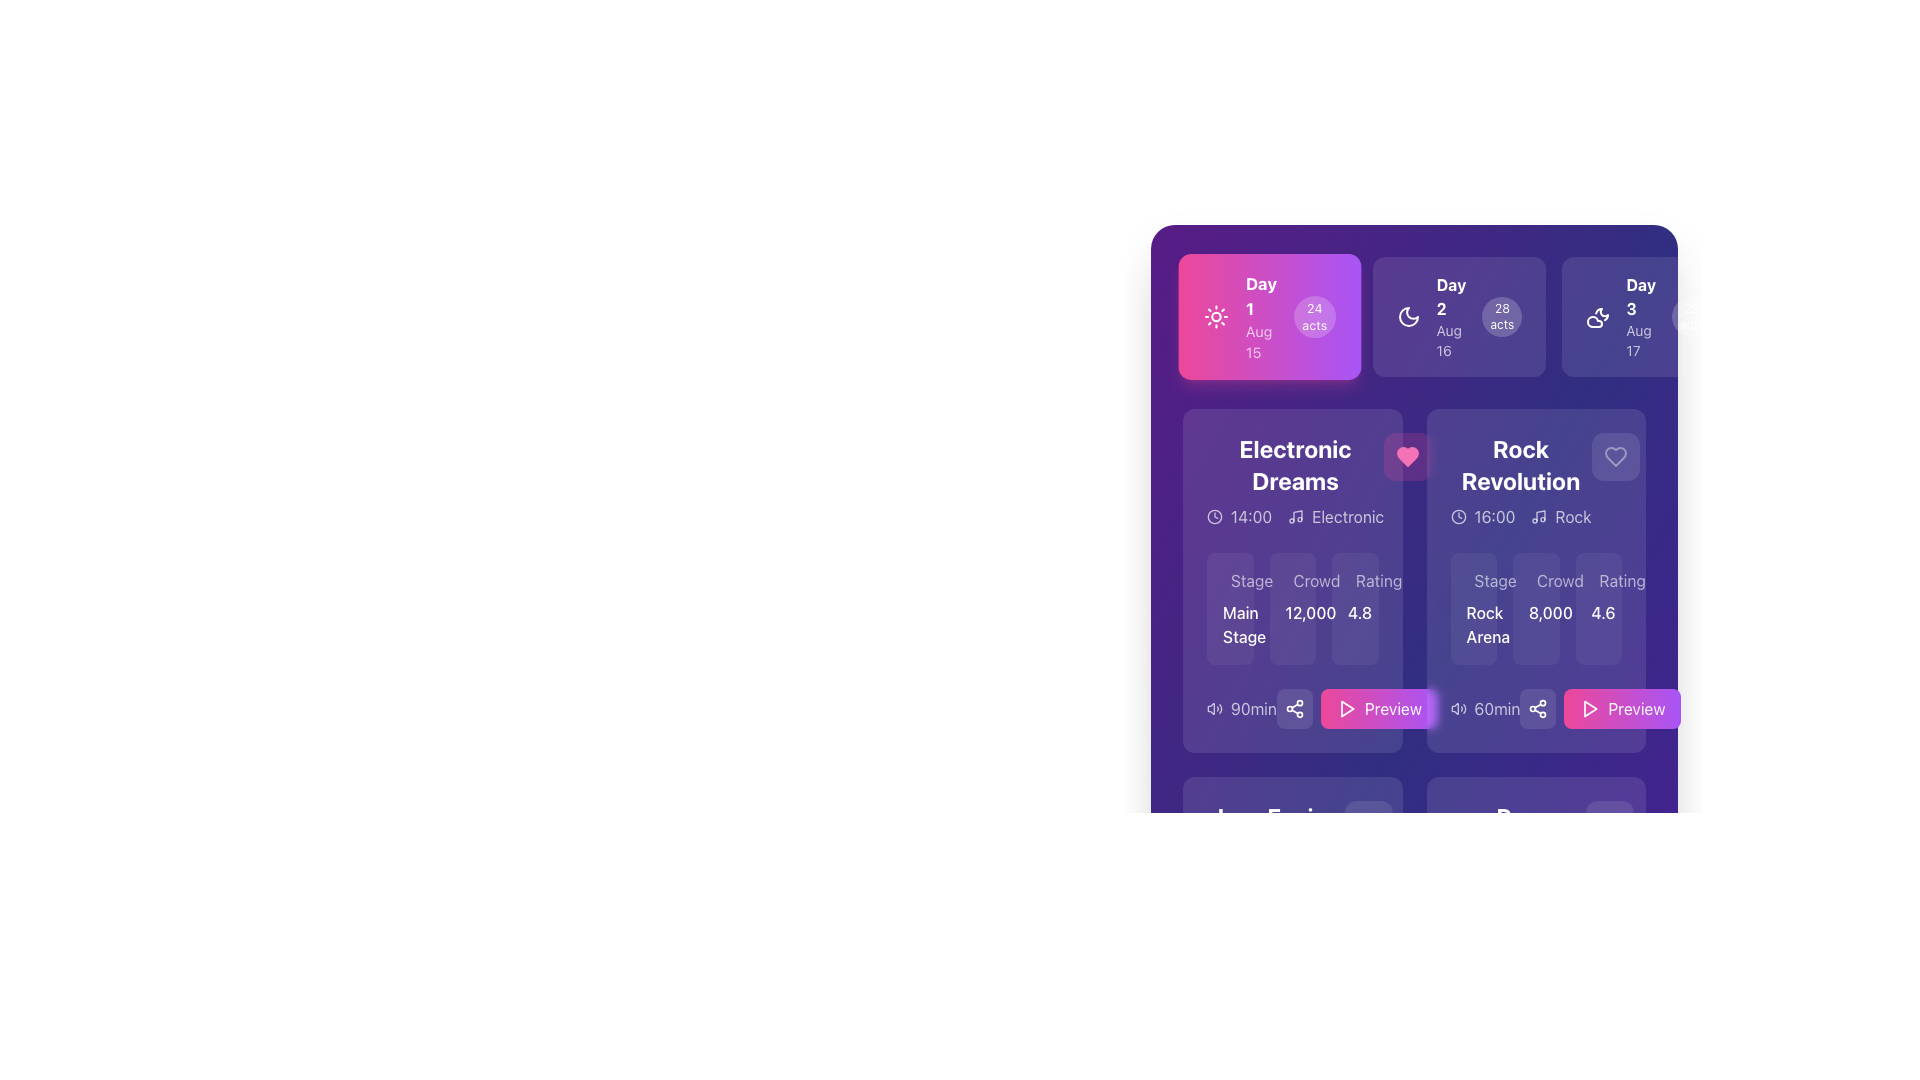 The image size is (1920, 1080). I want to click on crowd size information displayed in the text element located in the second column of the event card for 'Rock Revolution', so click(1535, 608).